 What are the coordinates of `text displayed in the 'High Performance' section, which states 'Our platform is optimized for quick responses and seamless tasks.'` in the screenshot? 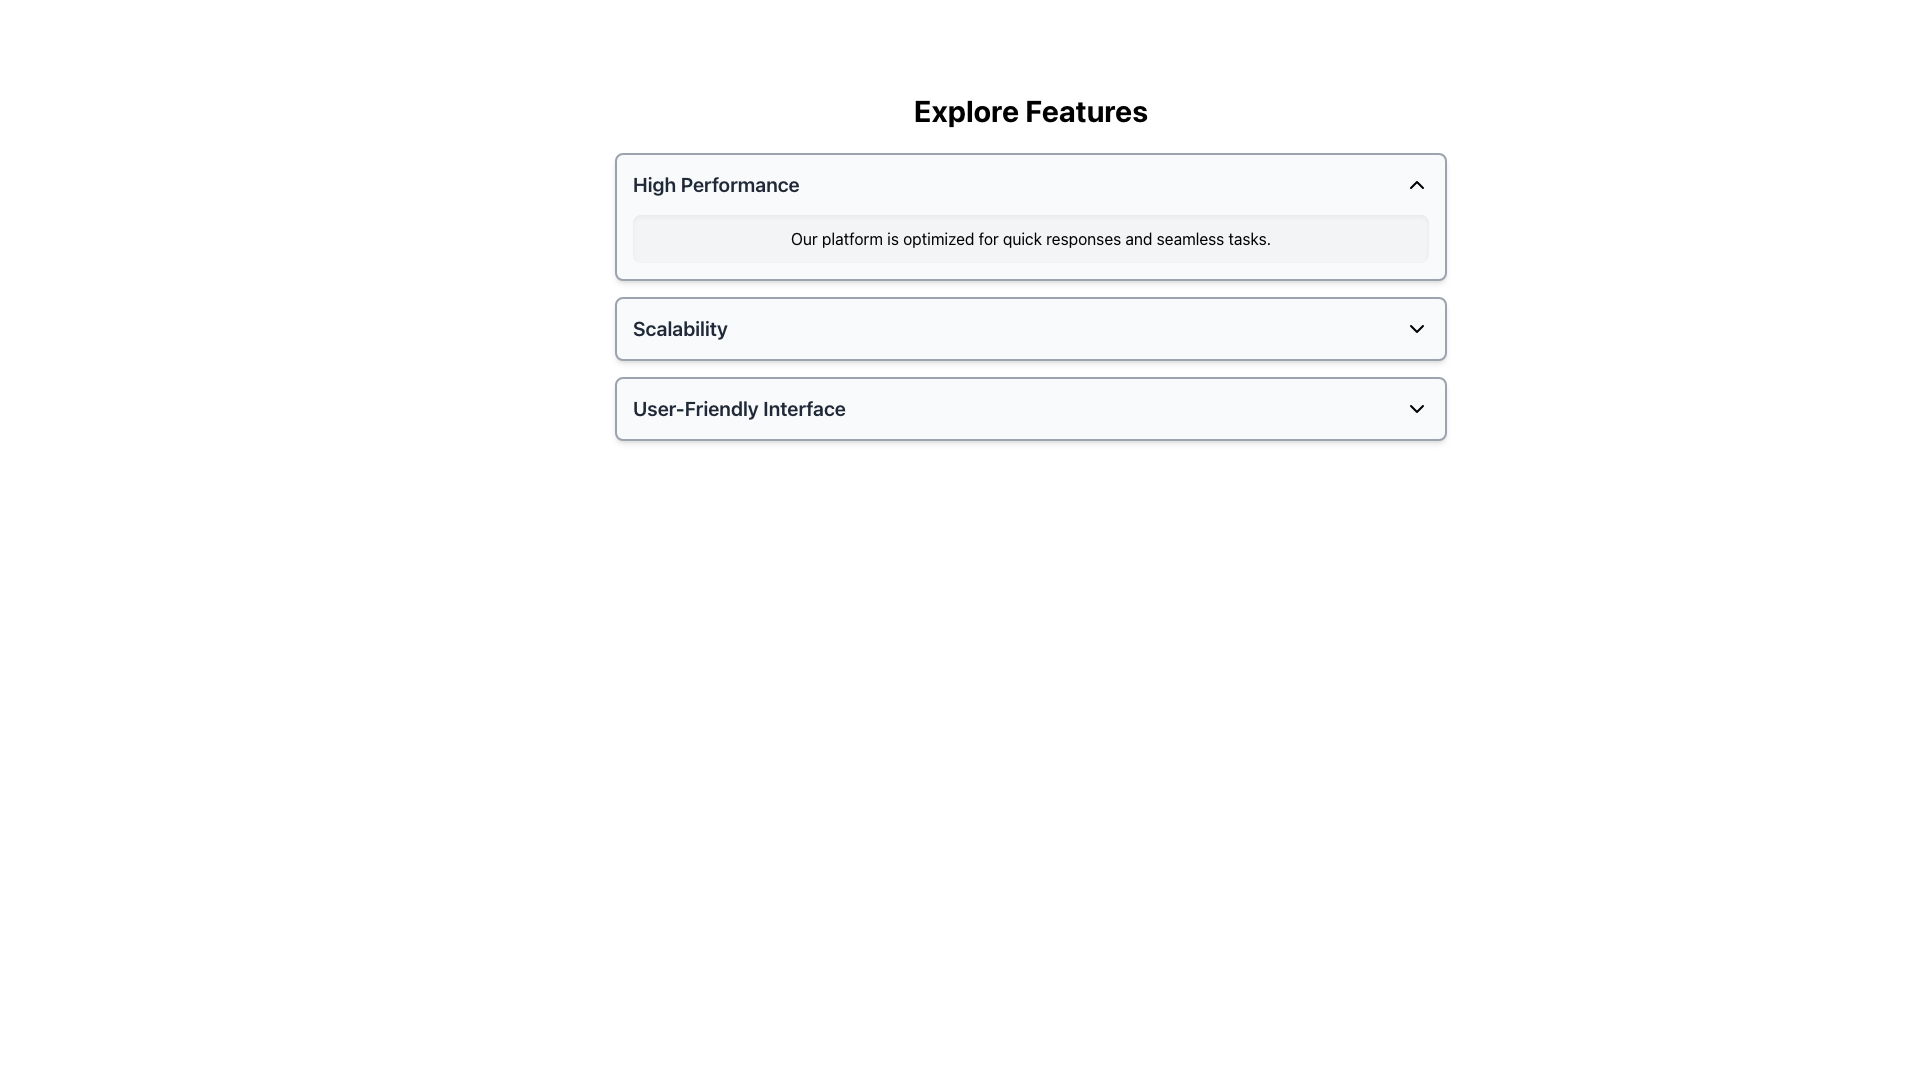 It's located at (1031, 238).